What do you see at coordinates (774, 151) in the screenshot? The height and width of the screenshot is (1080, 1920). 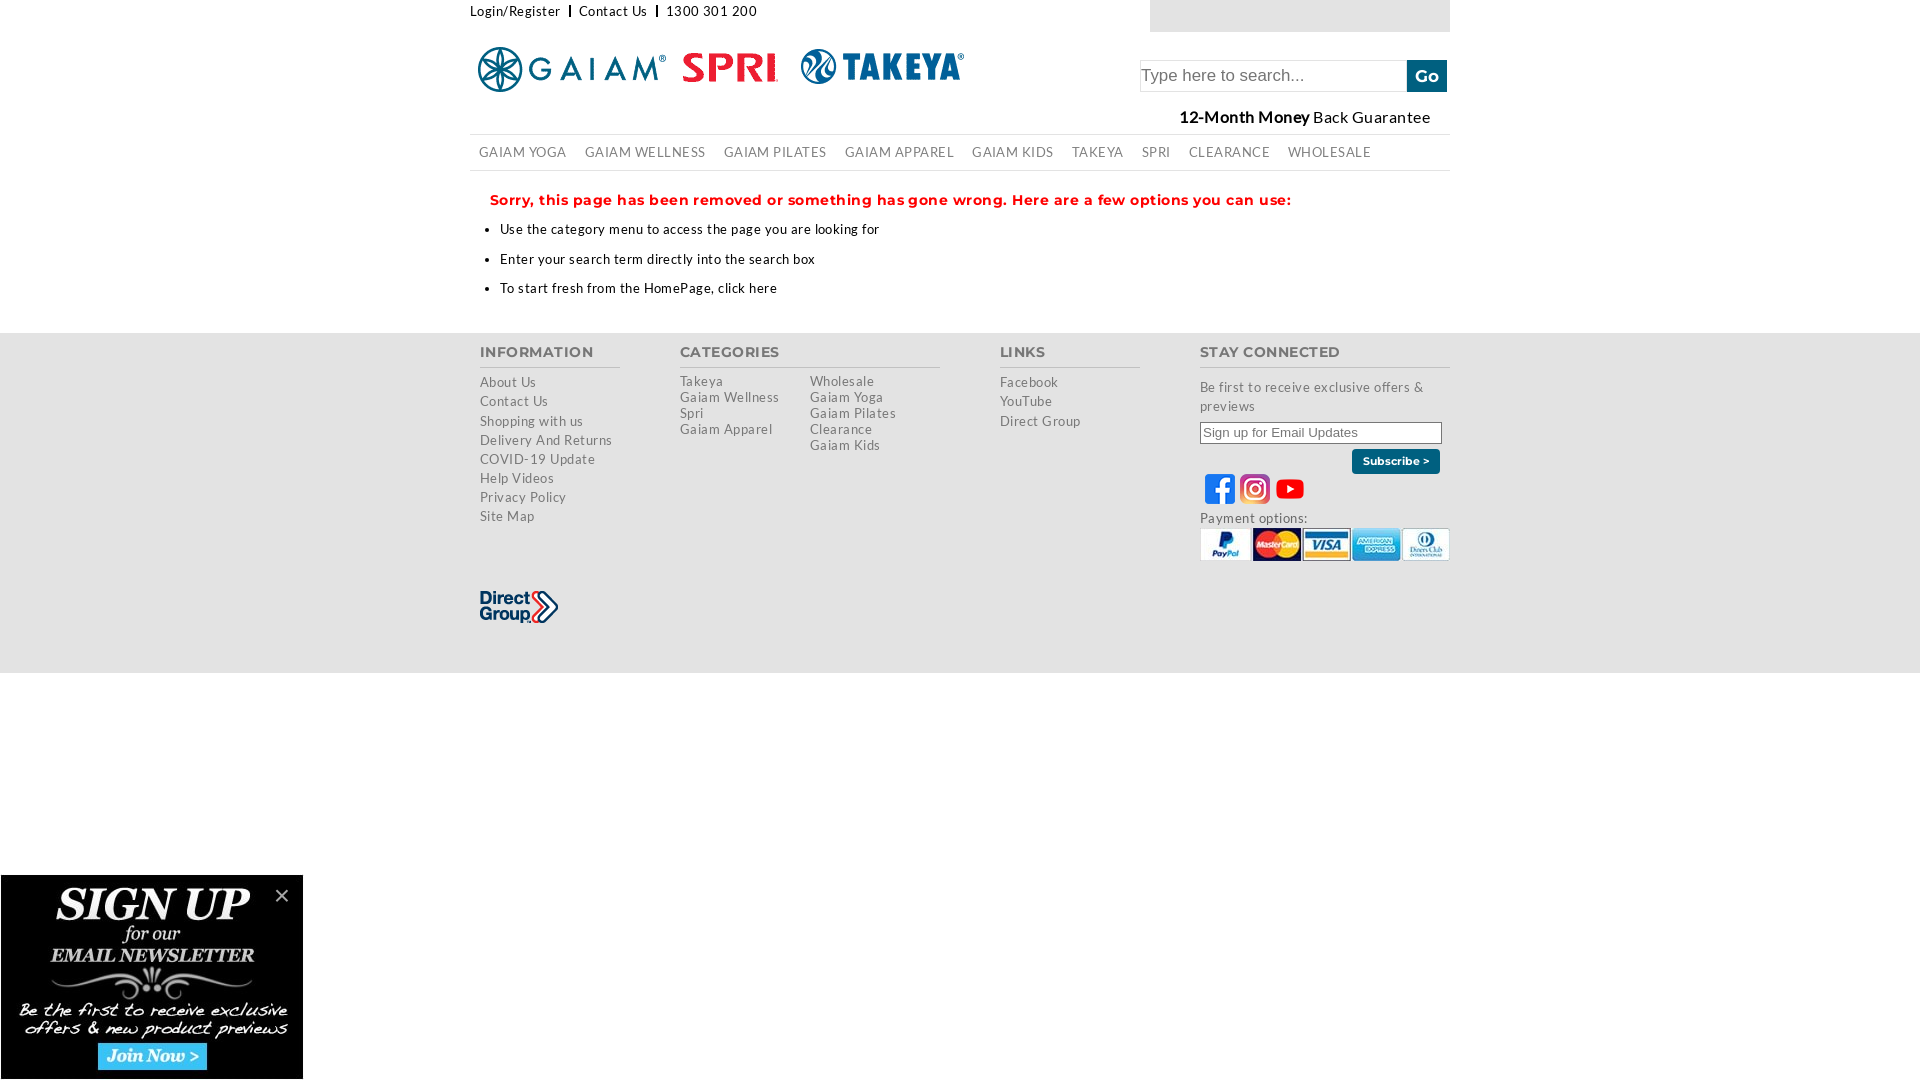 I see `'GAIAM PILATES'` at bounding box center [774, 151].